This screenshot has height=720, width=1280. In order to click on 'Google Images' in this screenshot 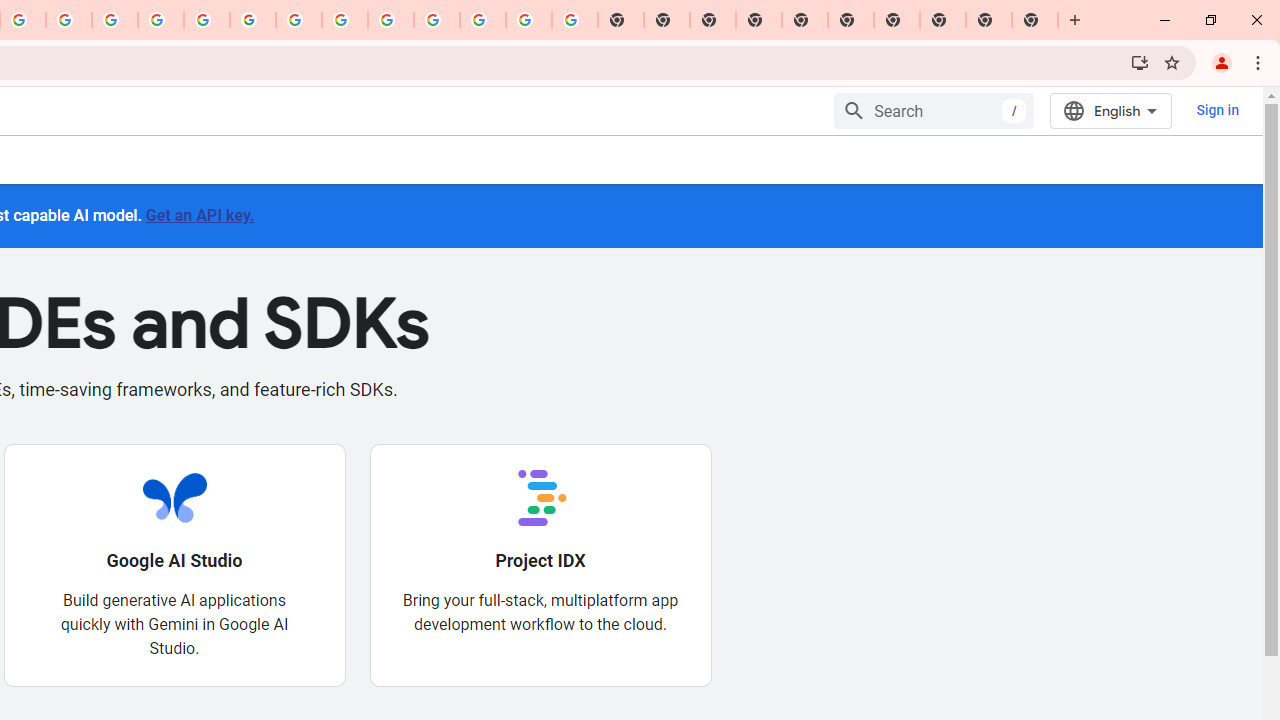, I will do `click(573, 20)`.